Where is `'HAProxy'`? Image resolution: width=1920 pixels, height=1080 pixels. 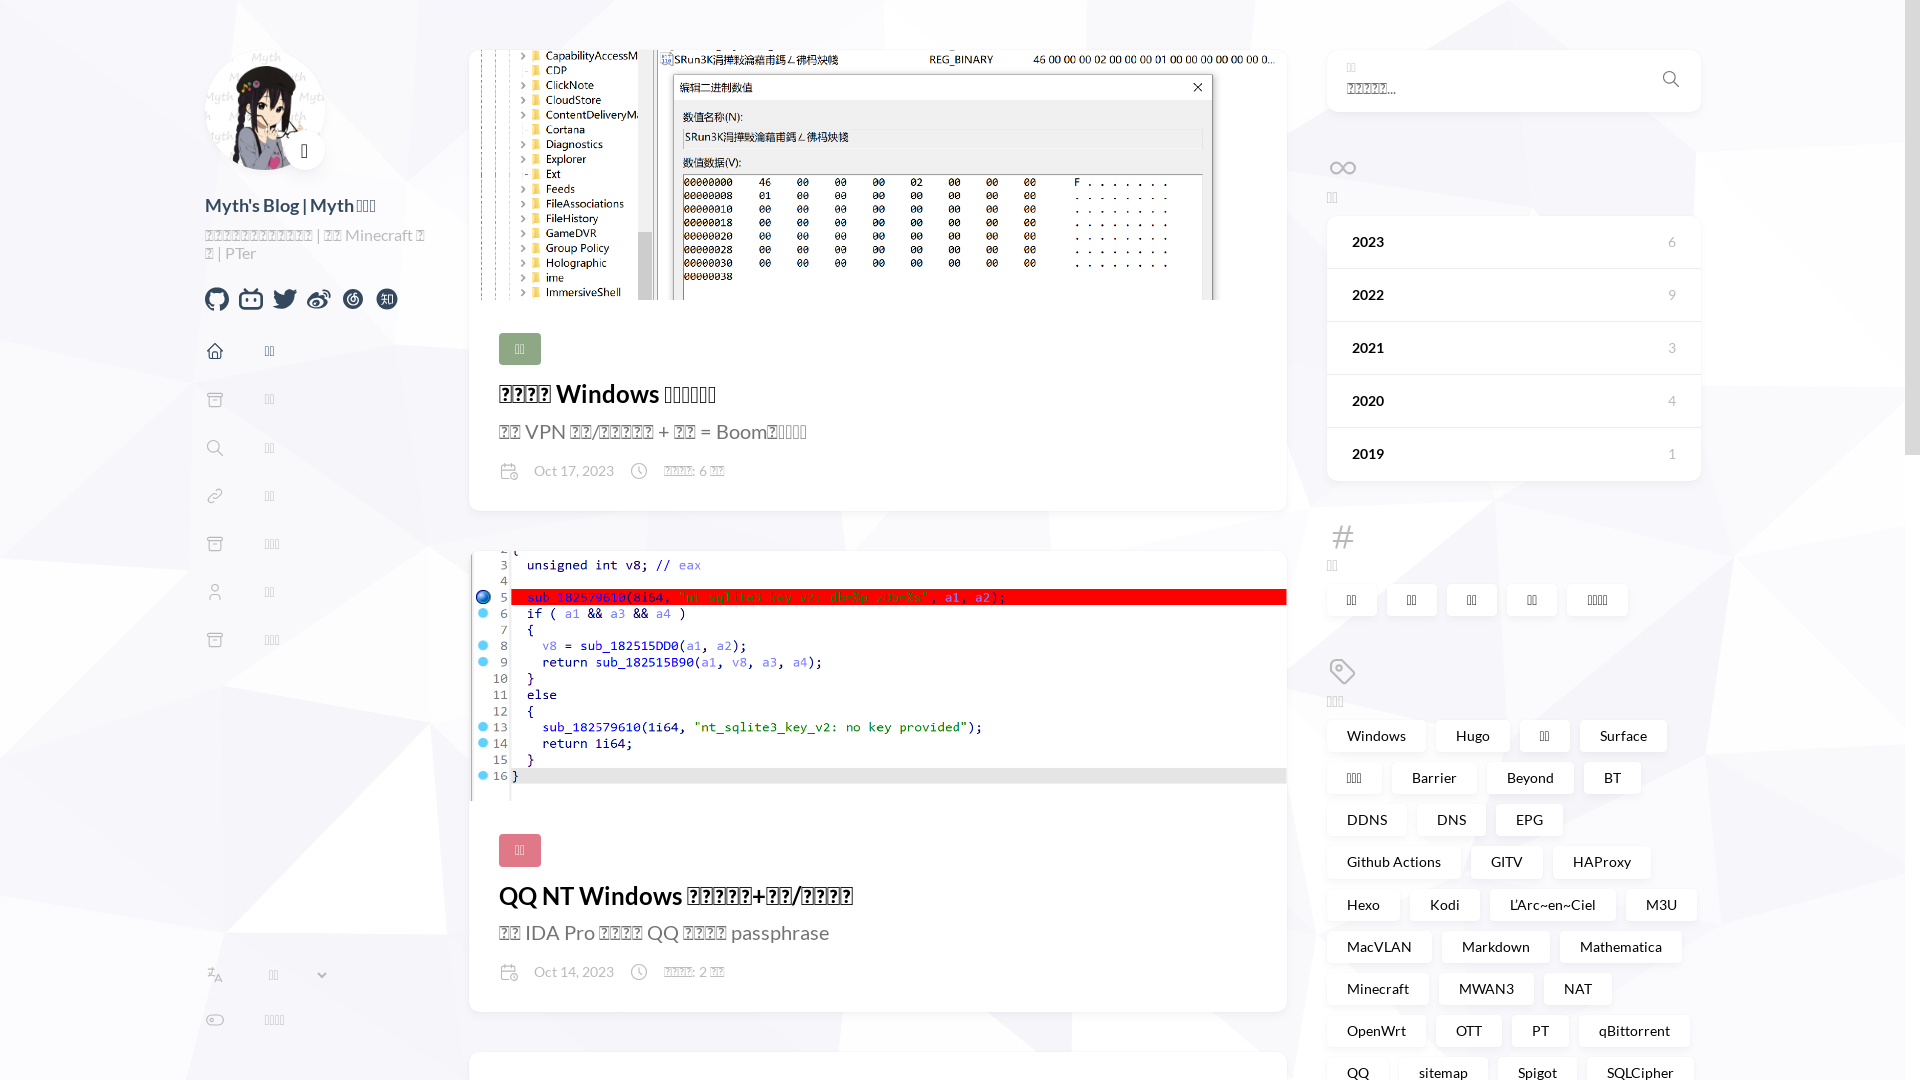 'HAProxy' is located at coordinates (1601, 860).